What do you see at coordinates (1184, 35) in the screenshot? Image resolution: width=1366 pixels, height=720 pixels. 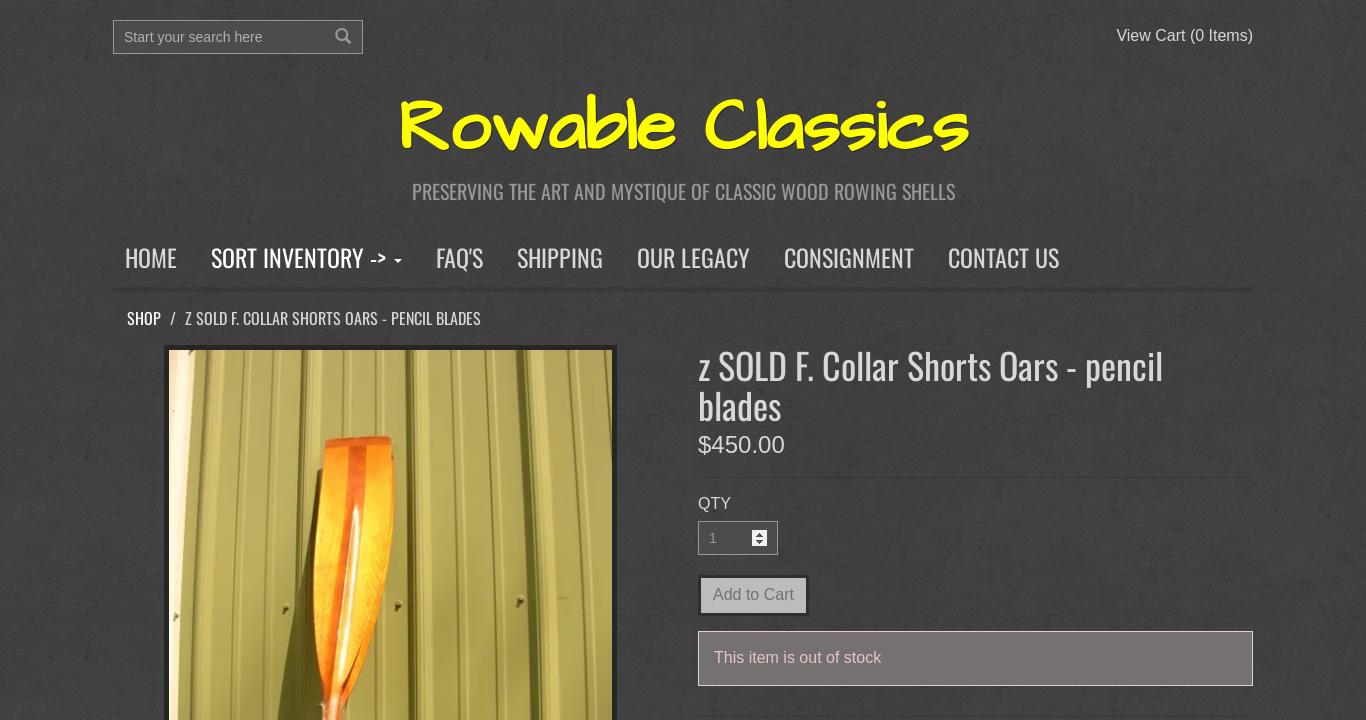 I see `'View Cart (0 Items)'` at bounding box center [1184, 35].